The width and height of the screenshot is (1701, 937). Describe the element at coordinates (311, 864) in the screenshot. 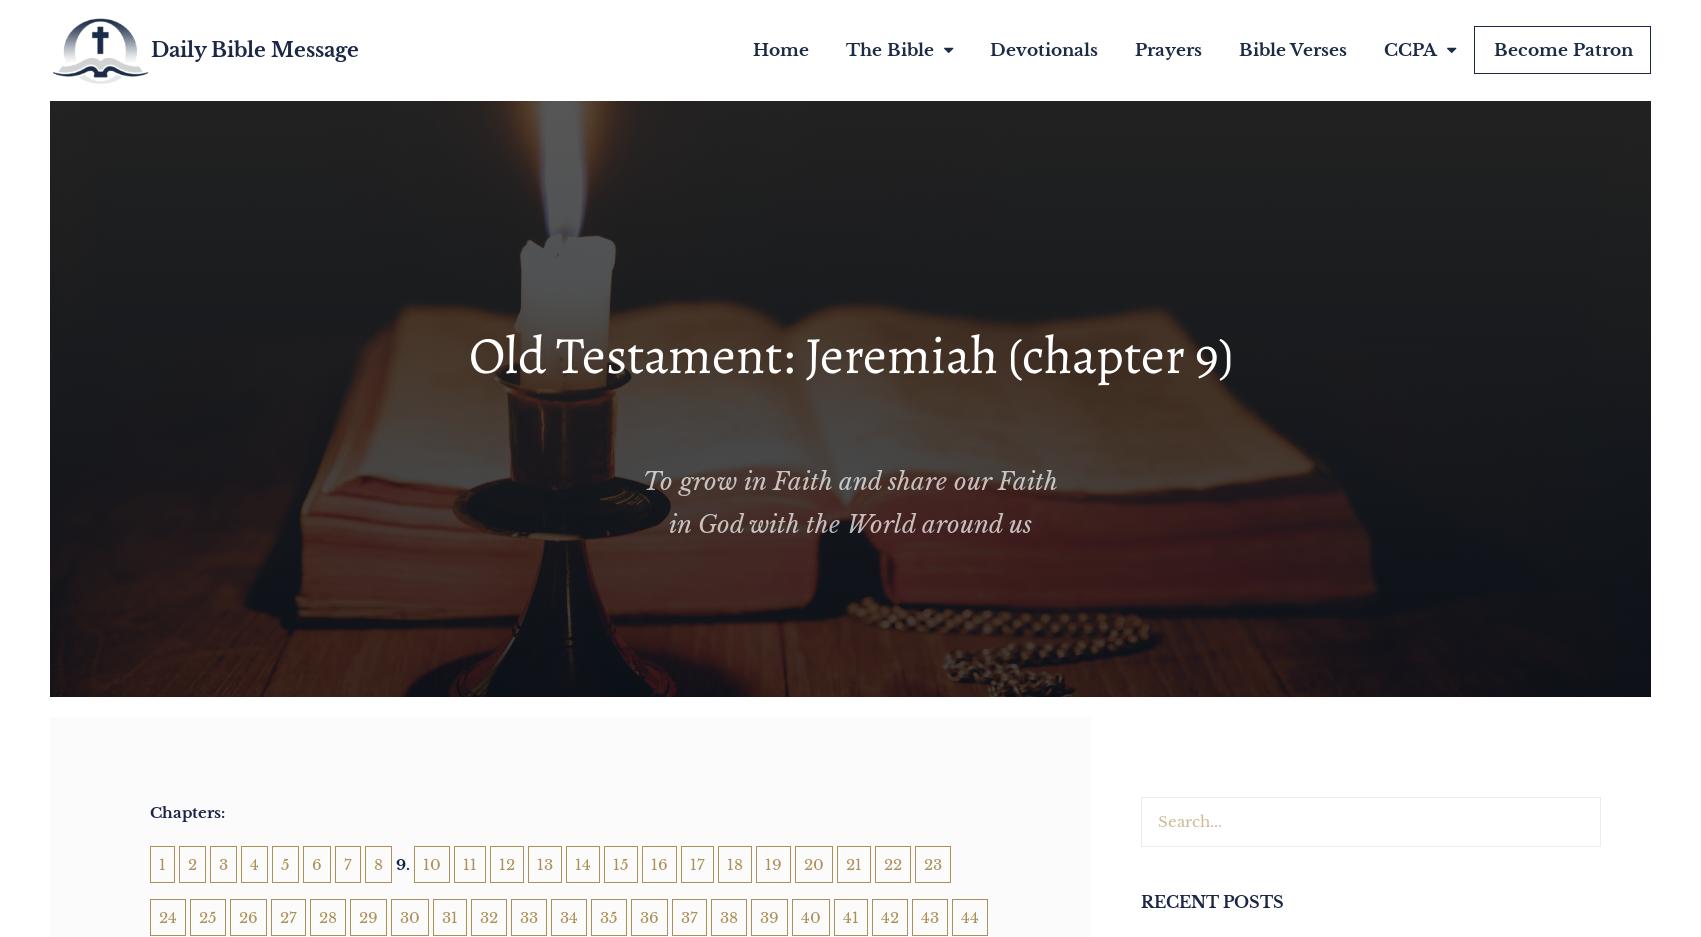

I see `'6'` at that location.